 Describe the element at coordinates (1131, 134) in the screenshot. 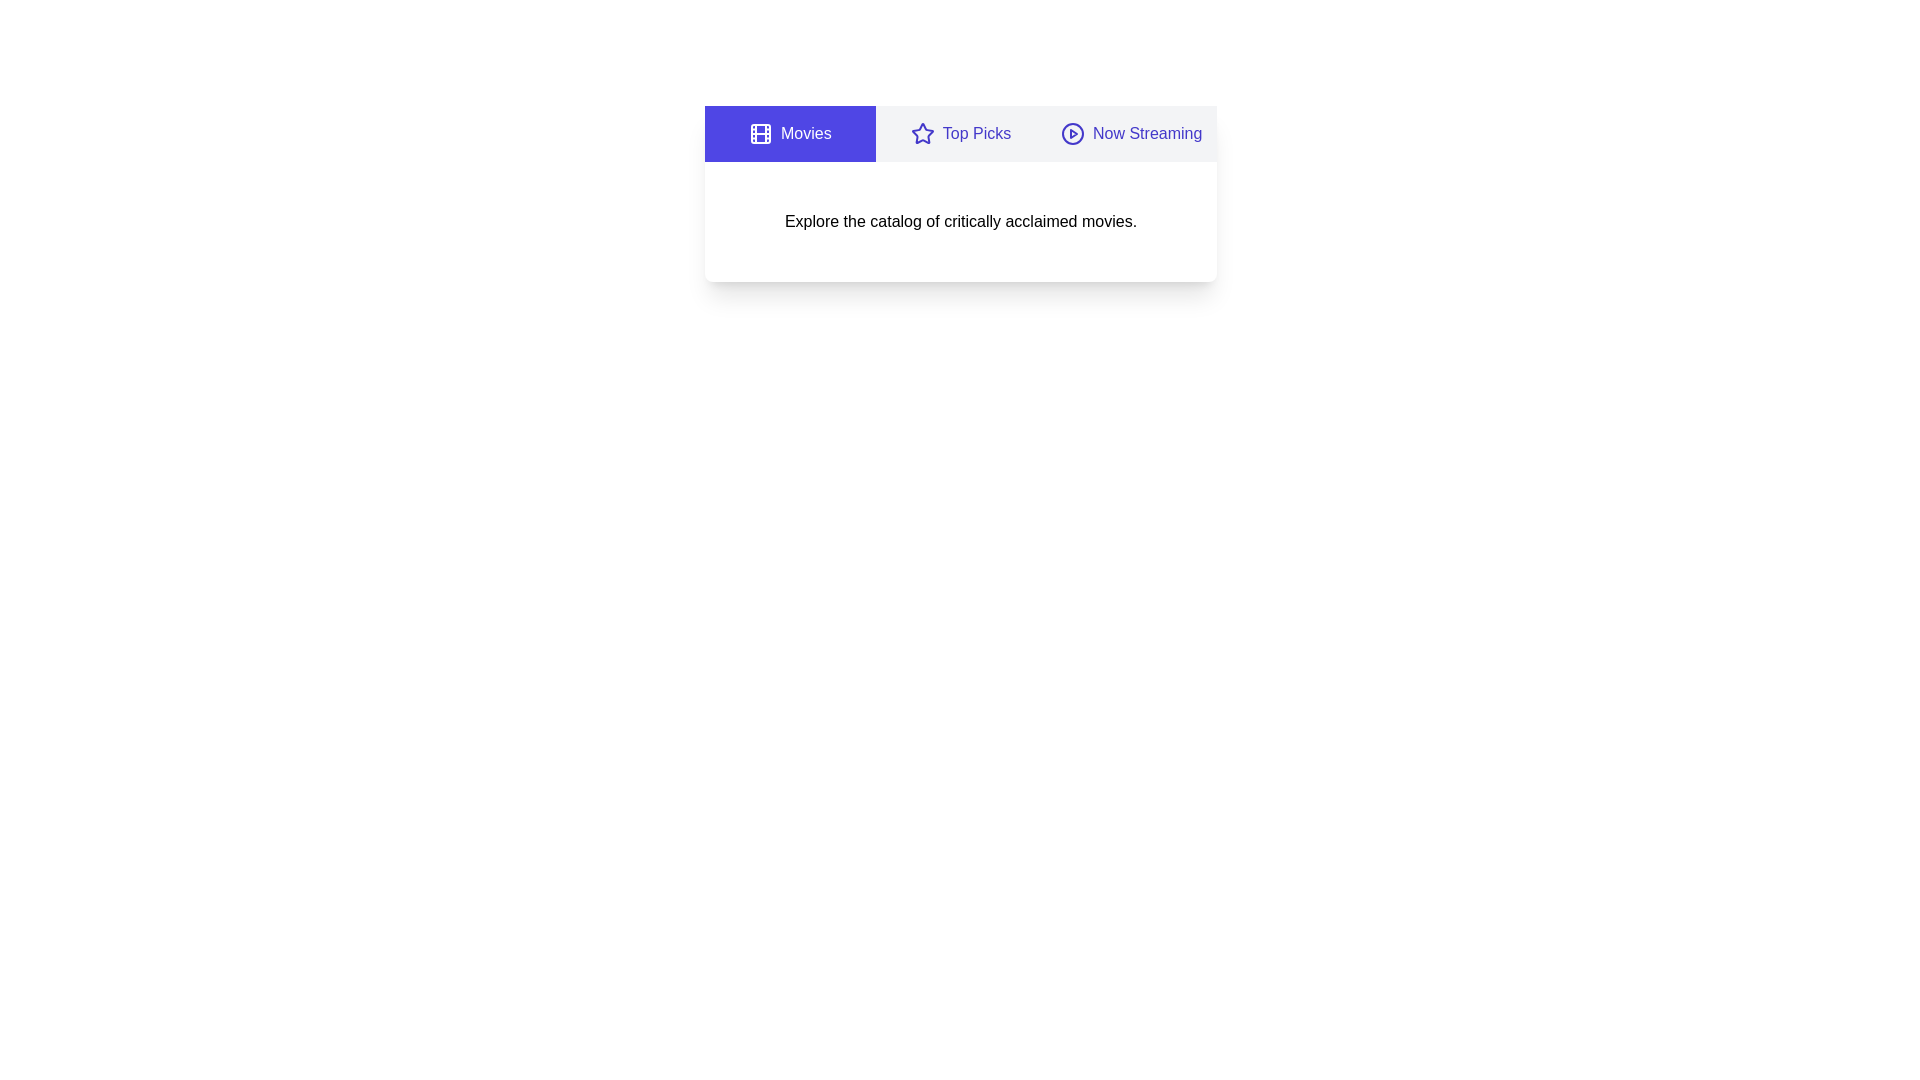

I see `the Now Streaming tab` at that location.